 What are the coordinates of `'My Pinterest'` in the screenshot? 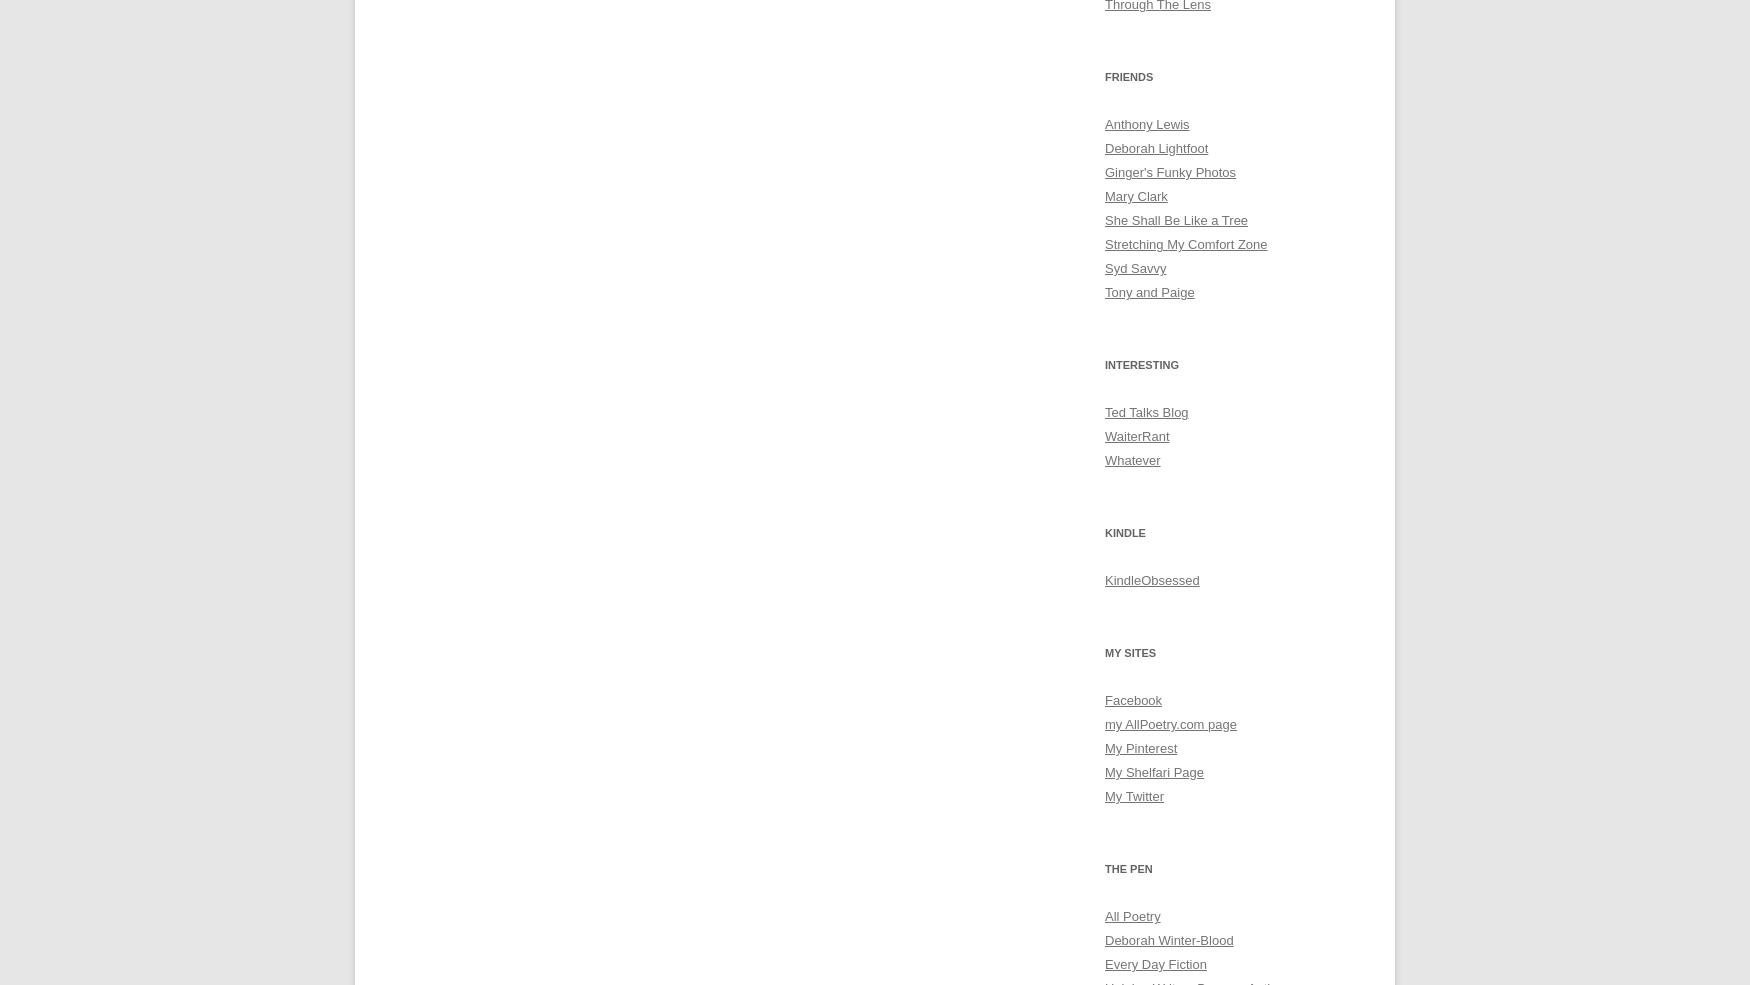 It's located at (1104, 748).